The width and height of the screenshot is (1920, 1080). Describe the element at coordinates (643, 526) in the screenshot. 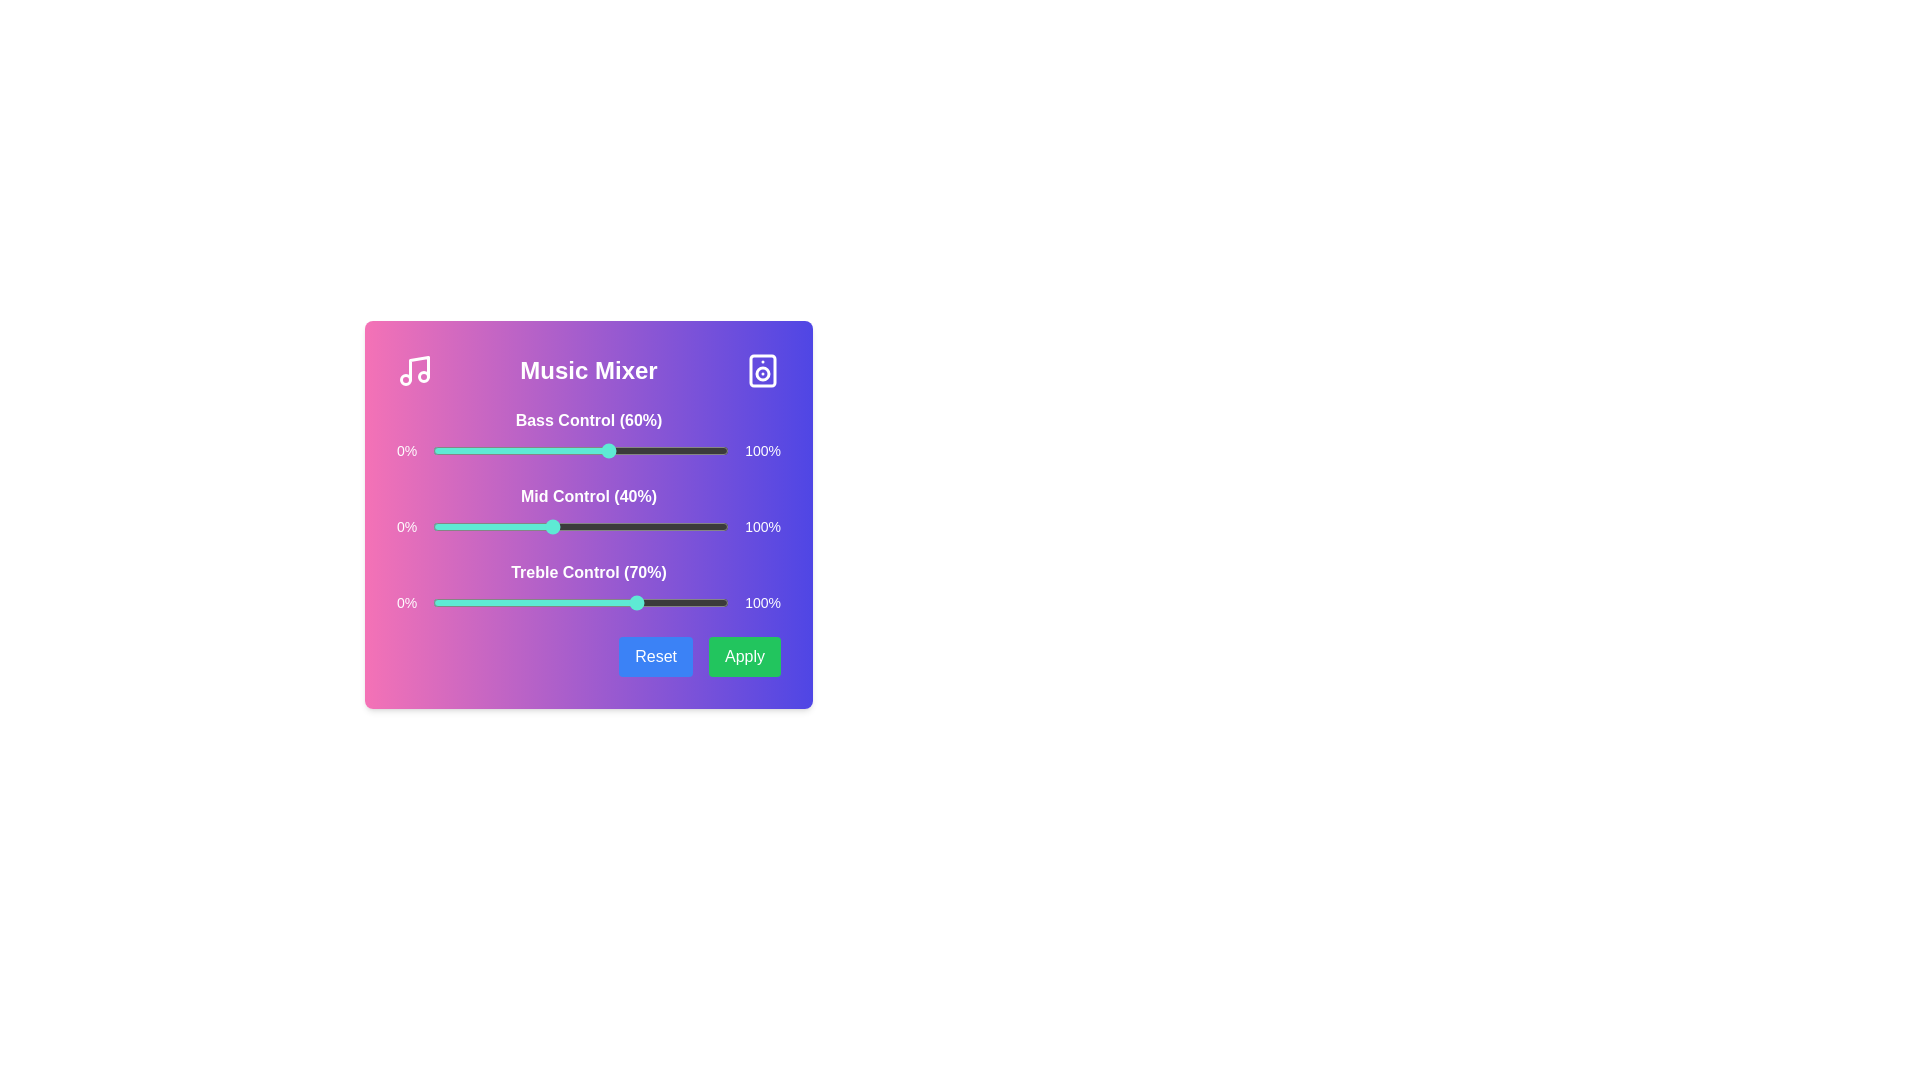

I see `the mid control slider to 71%` at that location.